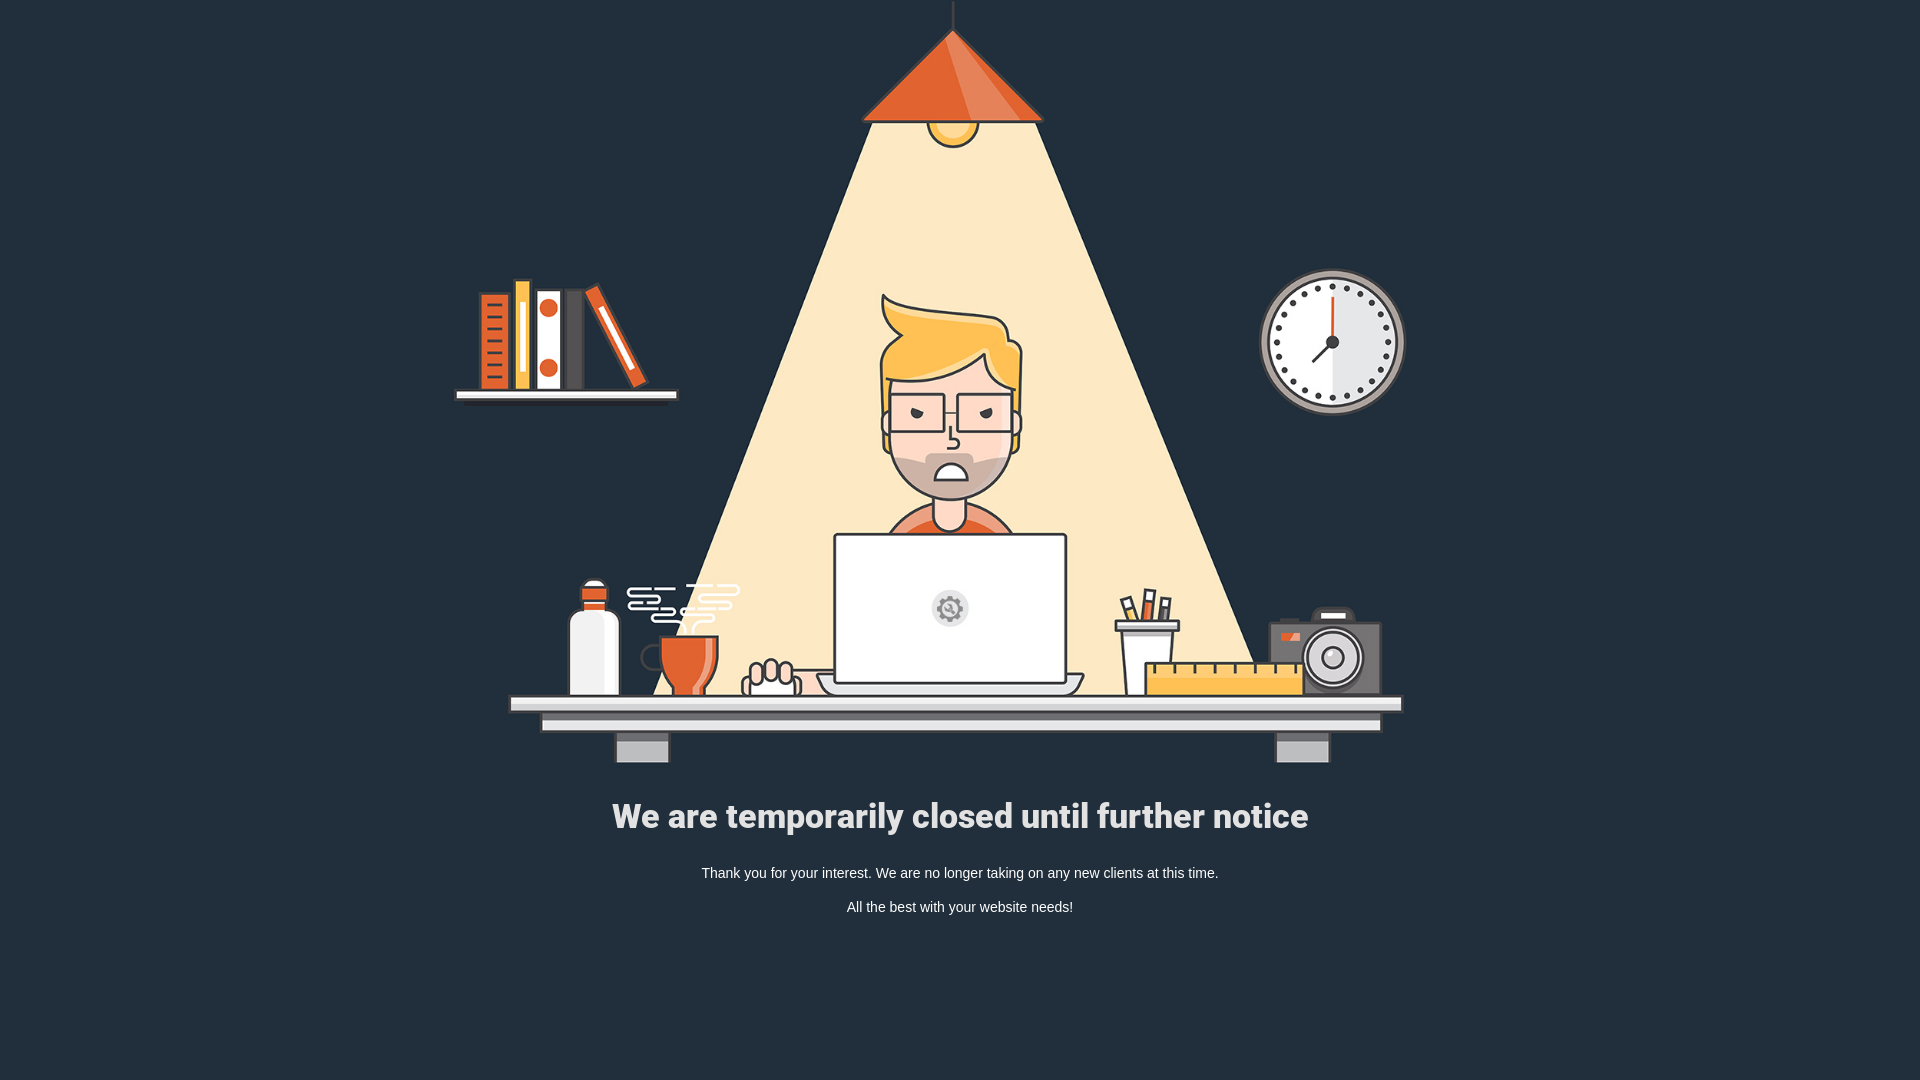 The height and width of the screenshot is (1080, 1920). What do you see at coordinates (960, 384) in the screenshot?
I see `'Mad Designer at work in the dark'` at bounding box center [960, 384].